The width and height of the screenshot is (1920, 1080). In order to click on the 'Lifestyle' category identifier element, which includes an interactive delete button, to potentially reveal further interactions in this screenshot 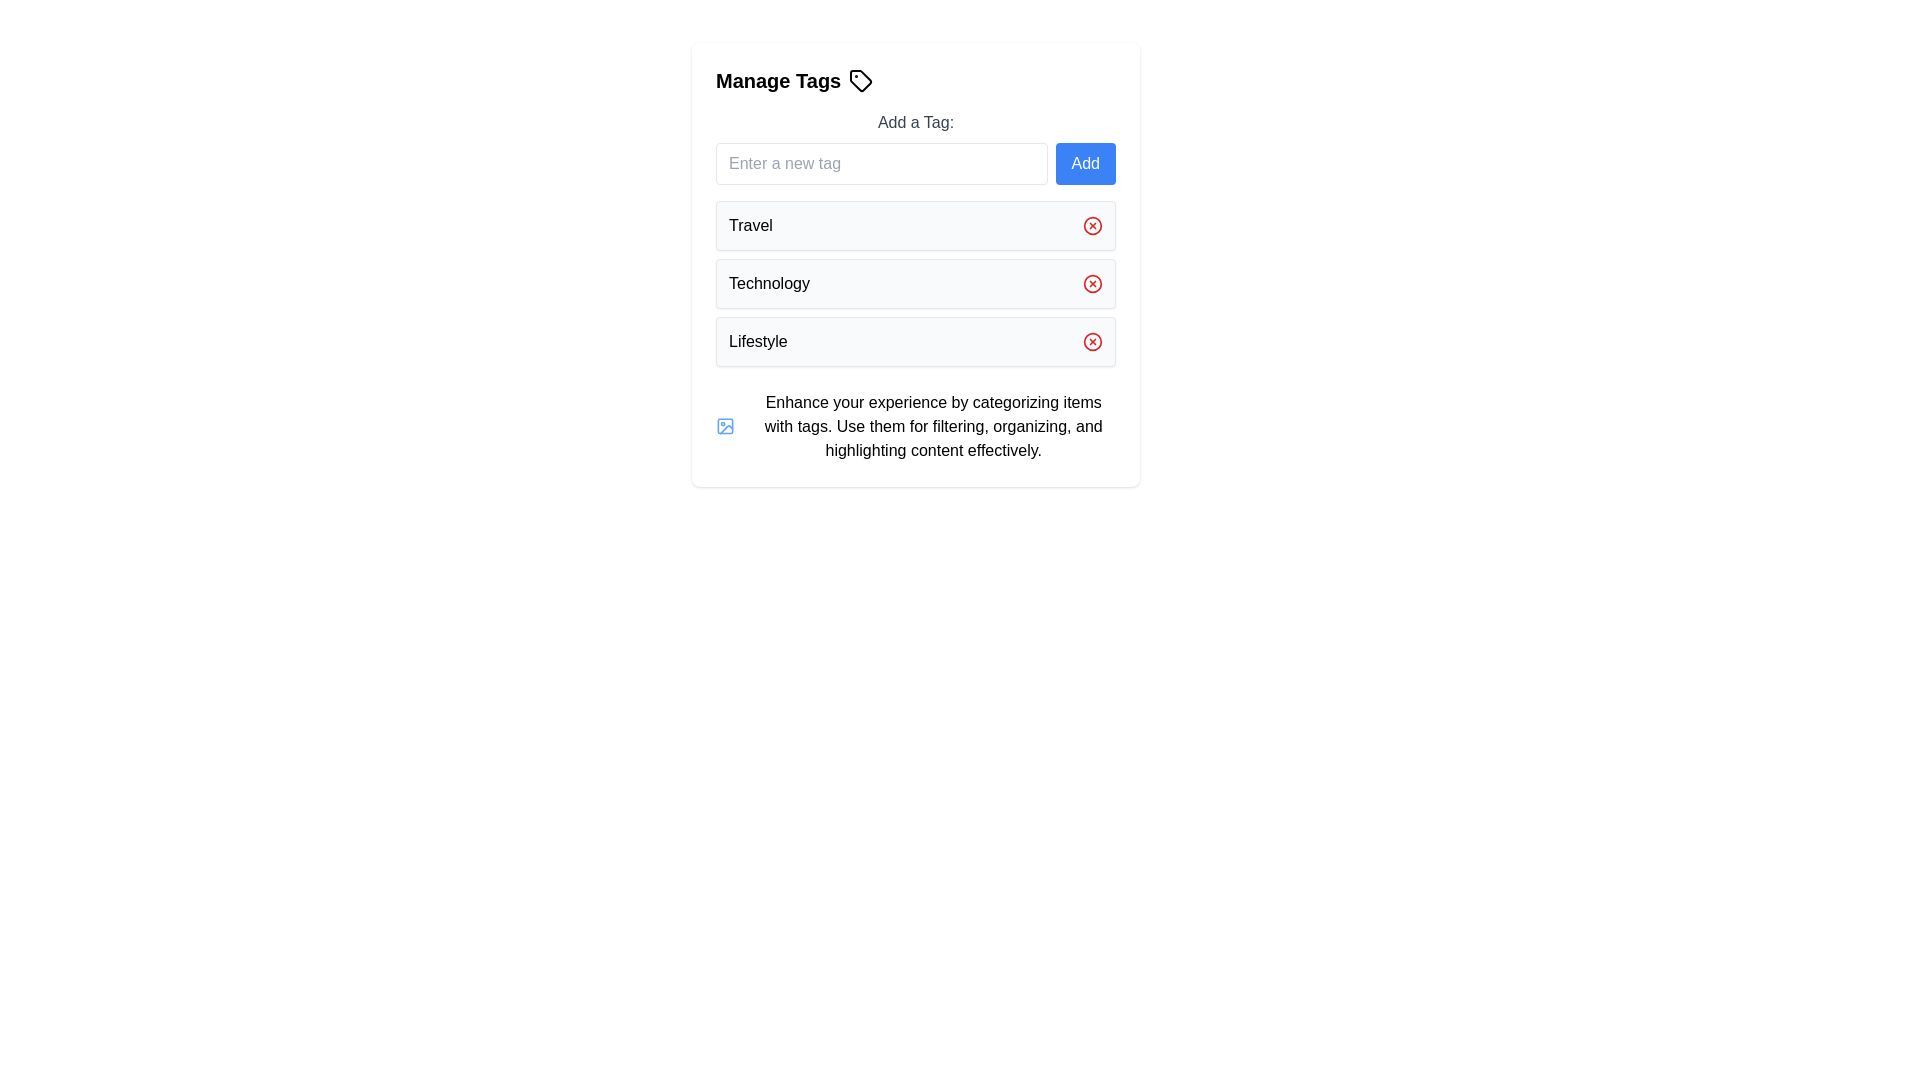, I will do `click(915, 341)`.